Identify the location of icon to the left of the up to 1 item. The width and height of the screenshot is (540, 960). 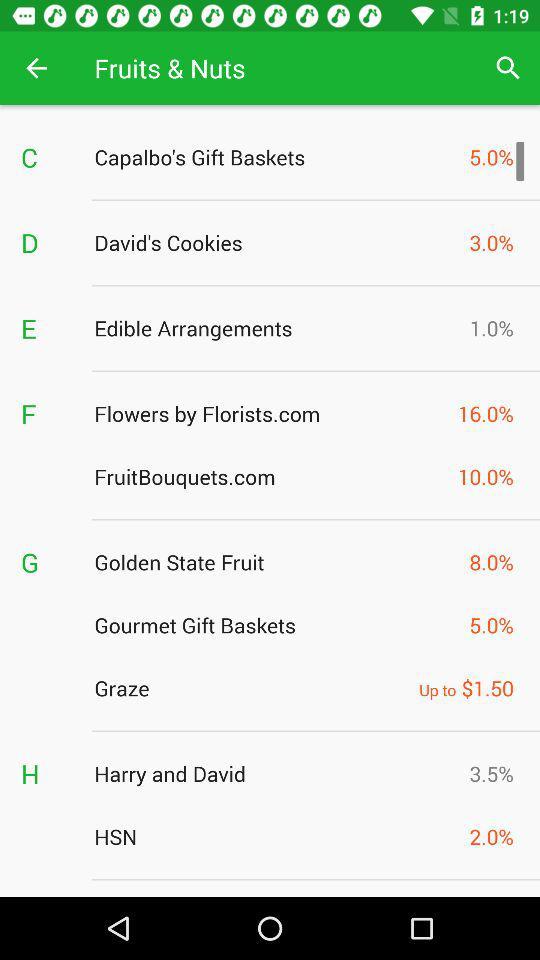
(251, 688).